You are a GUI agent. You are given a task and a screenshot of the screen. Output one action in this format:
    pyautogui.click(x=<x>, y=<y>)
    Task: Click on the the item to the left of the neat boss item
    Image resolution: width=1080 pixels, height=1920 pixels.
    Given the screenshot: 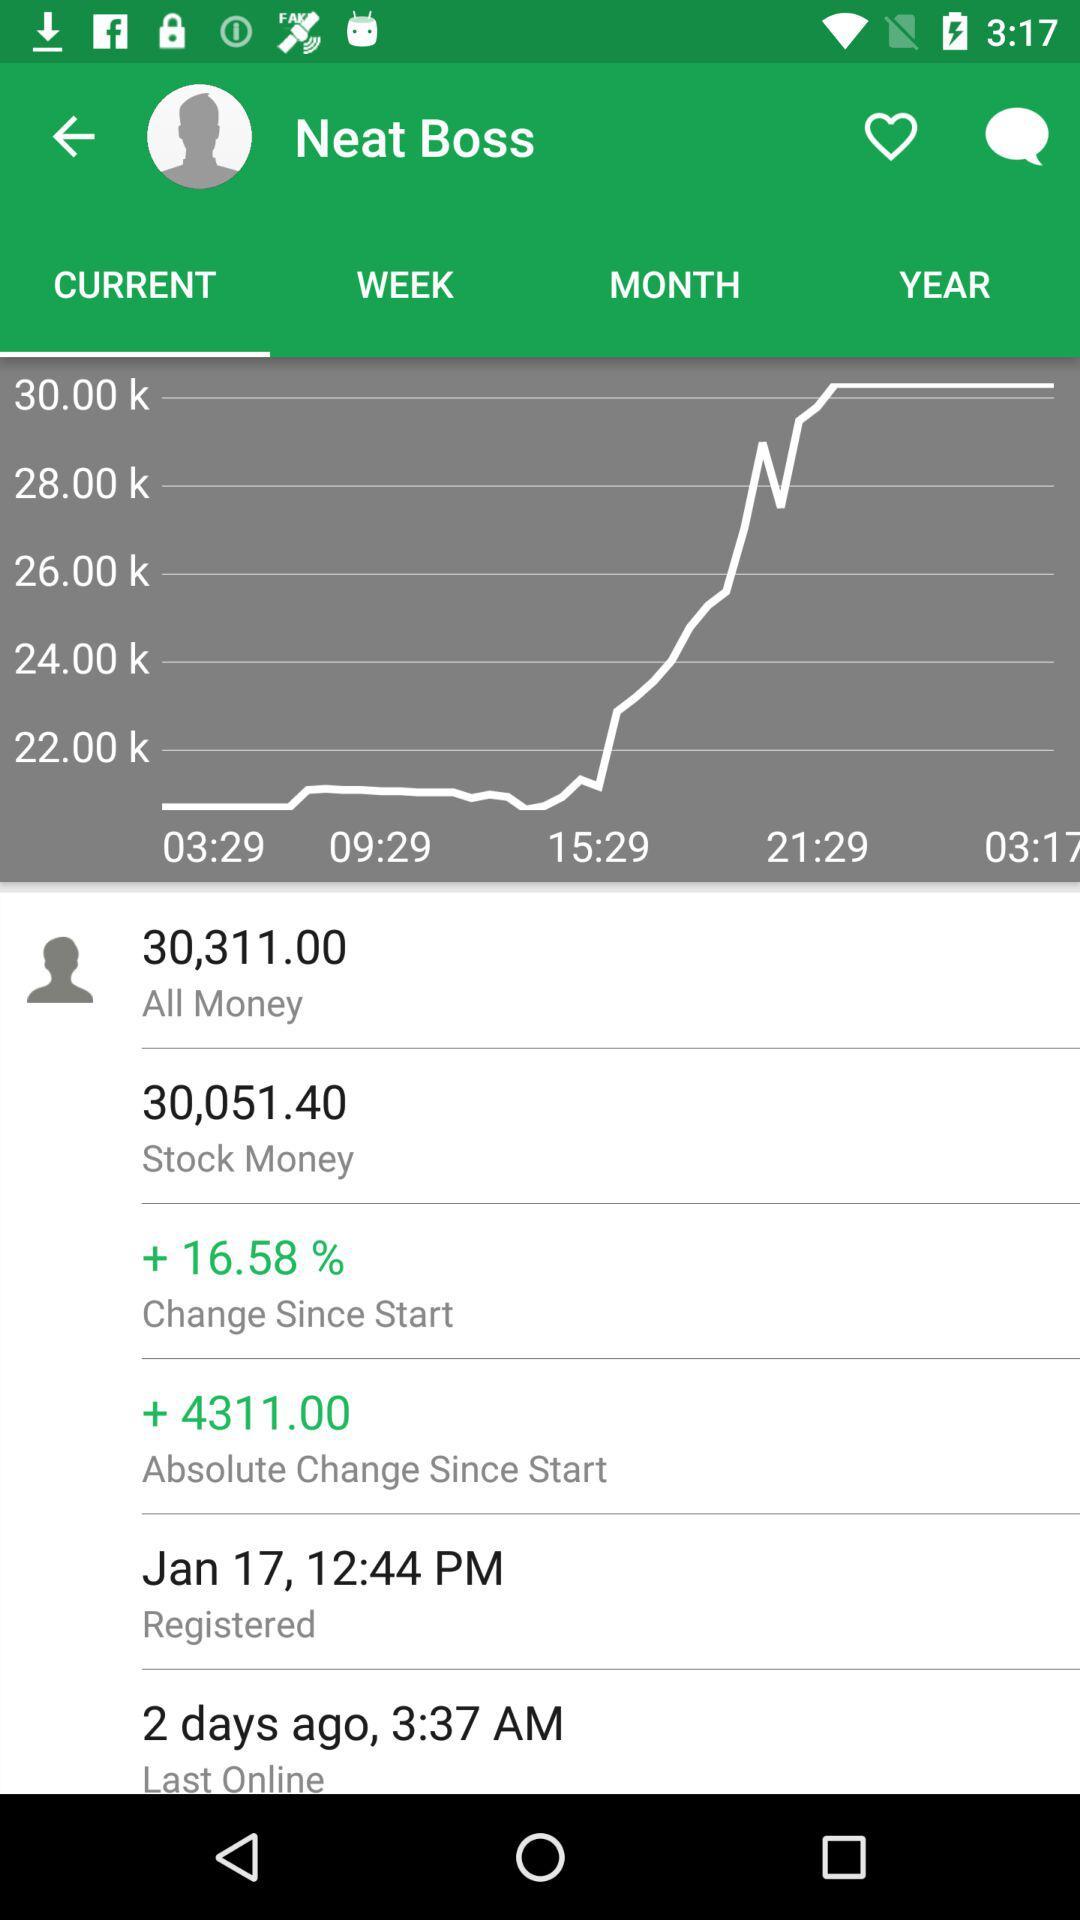 What is the action you would take?
    pyautogui.click(x=199, y=135)
    